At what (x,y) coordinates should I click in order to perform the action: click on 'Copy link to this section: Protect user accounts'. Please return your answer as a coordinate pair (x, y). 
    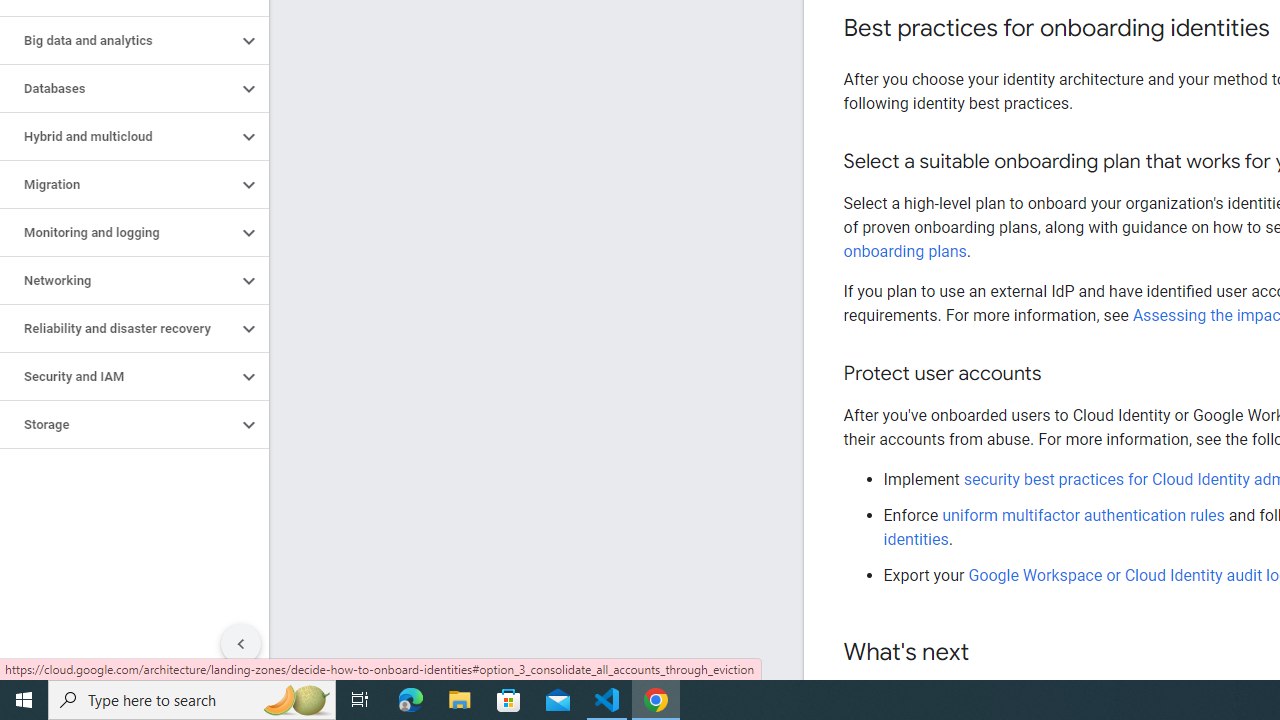
    Looking at the image, I should click on (1060, 374).